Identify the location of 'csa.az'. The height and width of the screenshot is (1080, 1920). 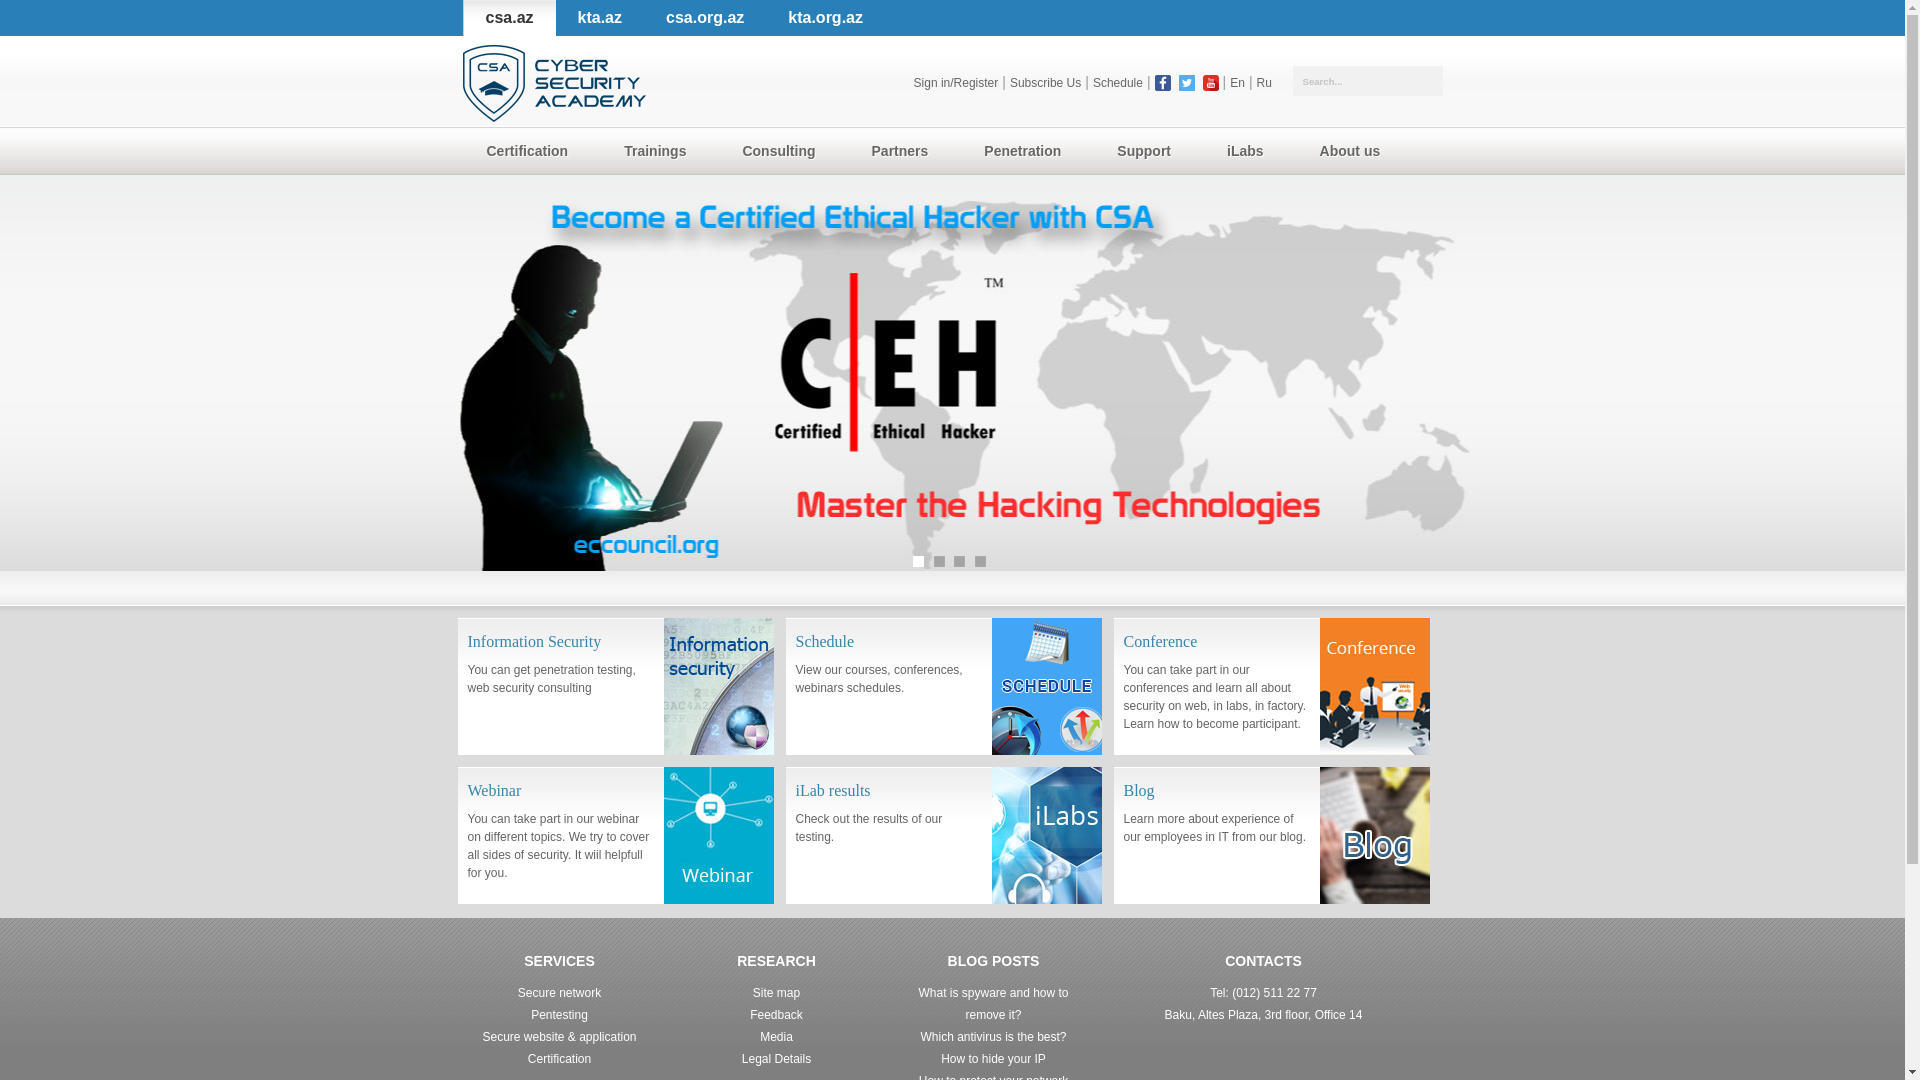
(508, 18).